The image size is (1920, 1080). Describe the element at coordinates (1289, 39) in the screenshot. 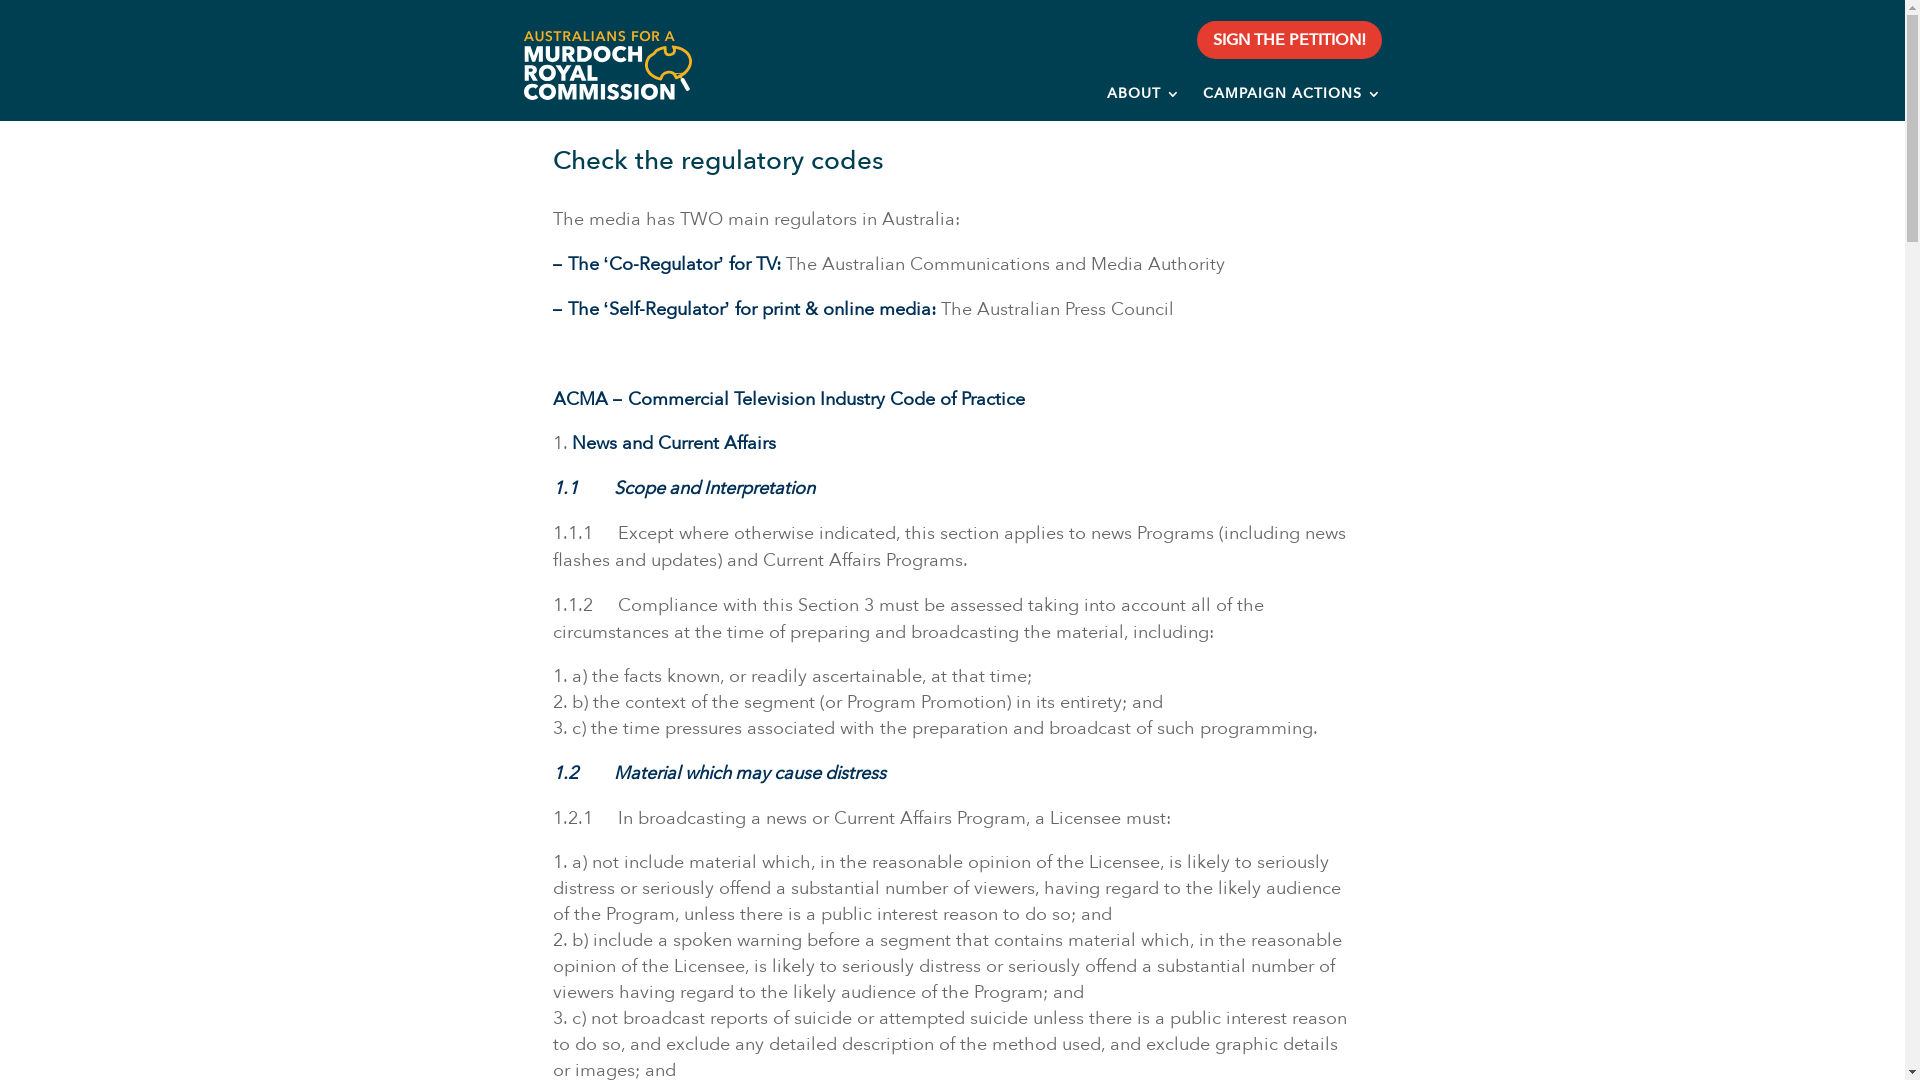

I see `'SIGN THE PETITION!'` at that location.